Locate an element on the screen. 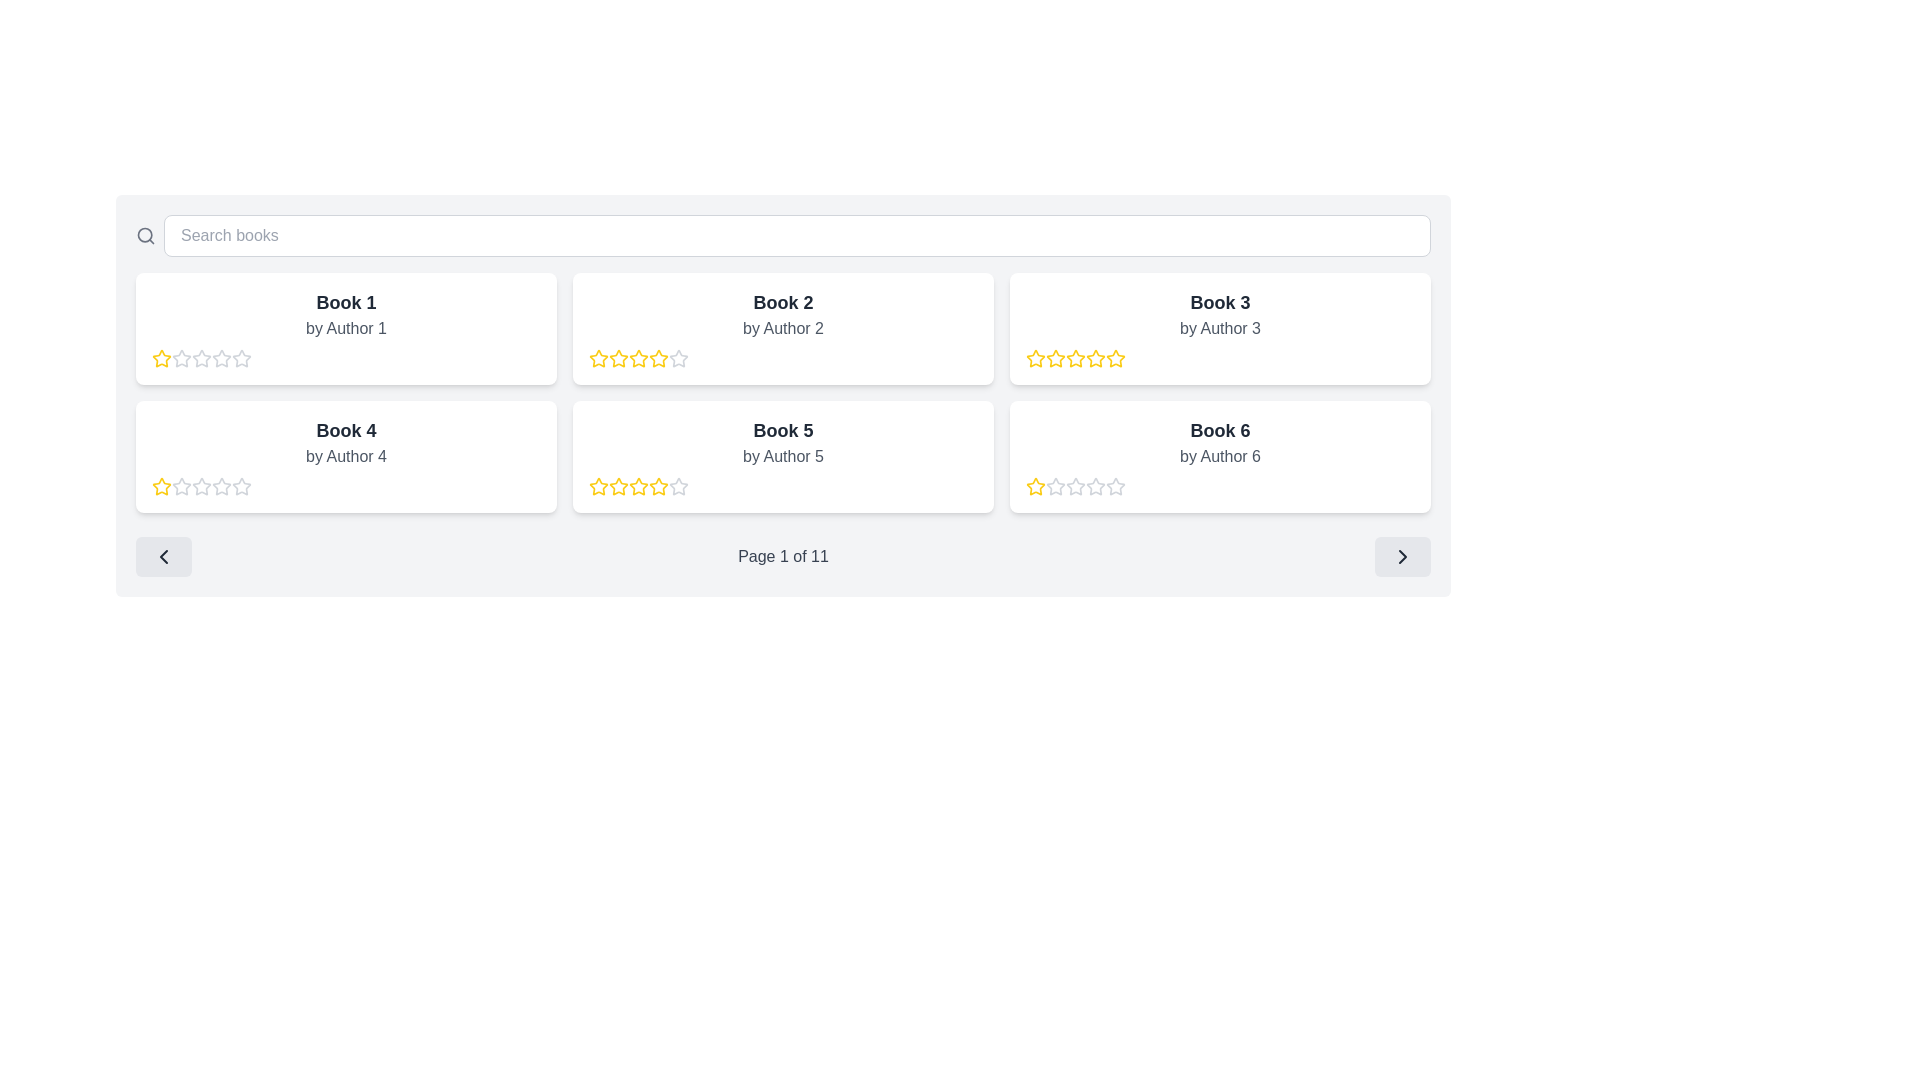 The width and height of the screenshot is (1920, 1080). the card displaying book information and rating for 'Book 4' by 'Author 4', which is the fourth card in a grid layout is located at coordinates (346, 456).